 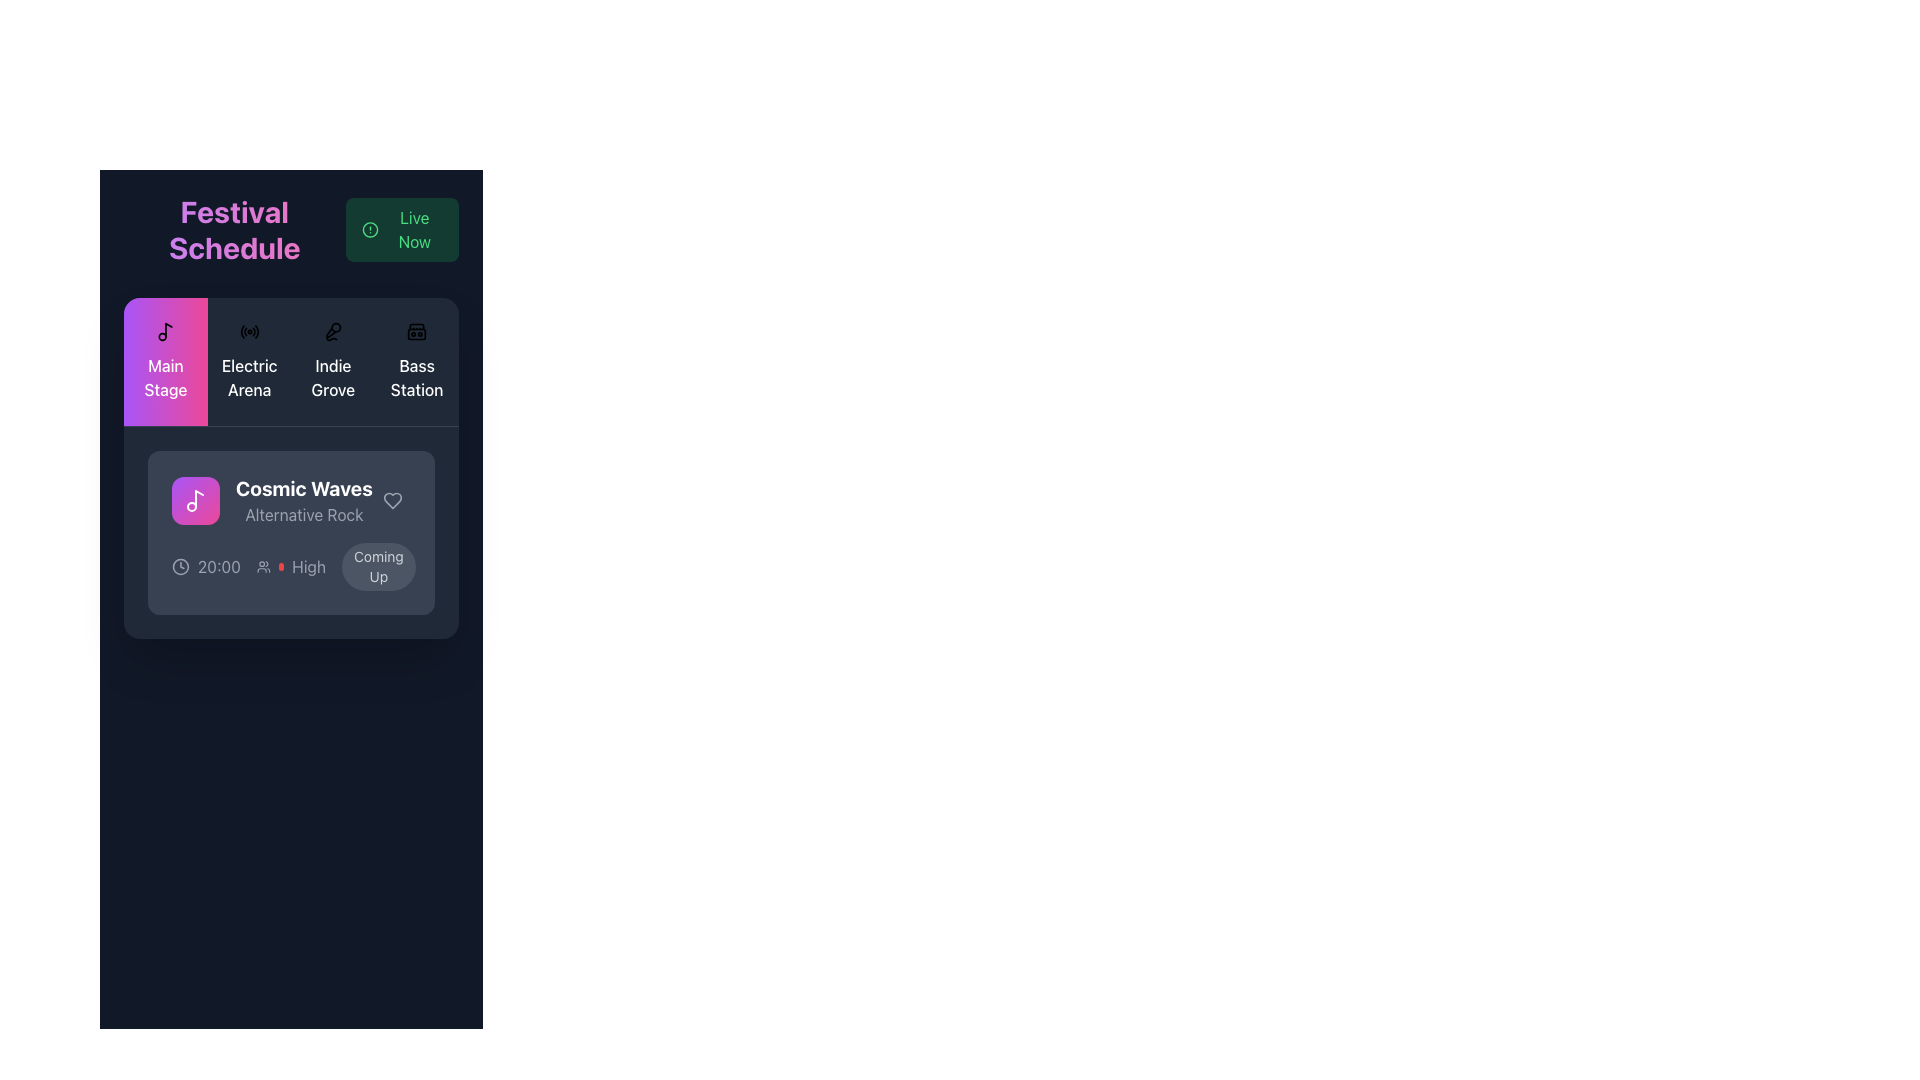 What do you see at coordinates (290, 567) in the screenshot?
I see `the Label with icon indicating 'High' status, located in the middle of a three-column grid, between the start time '20:00' and the 'Coming Up' tag` at bounding box center [290, 567].